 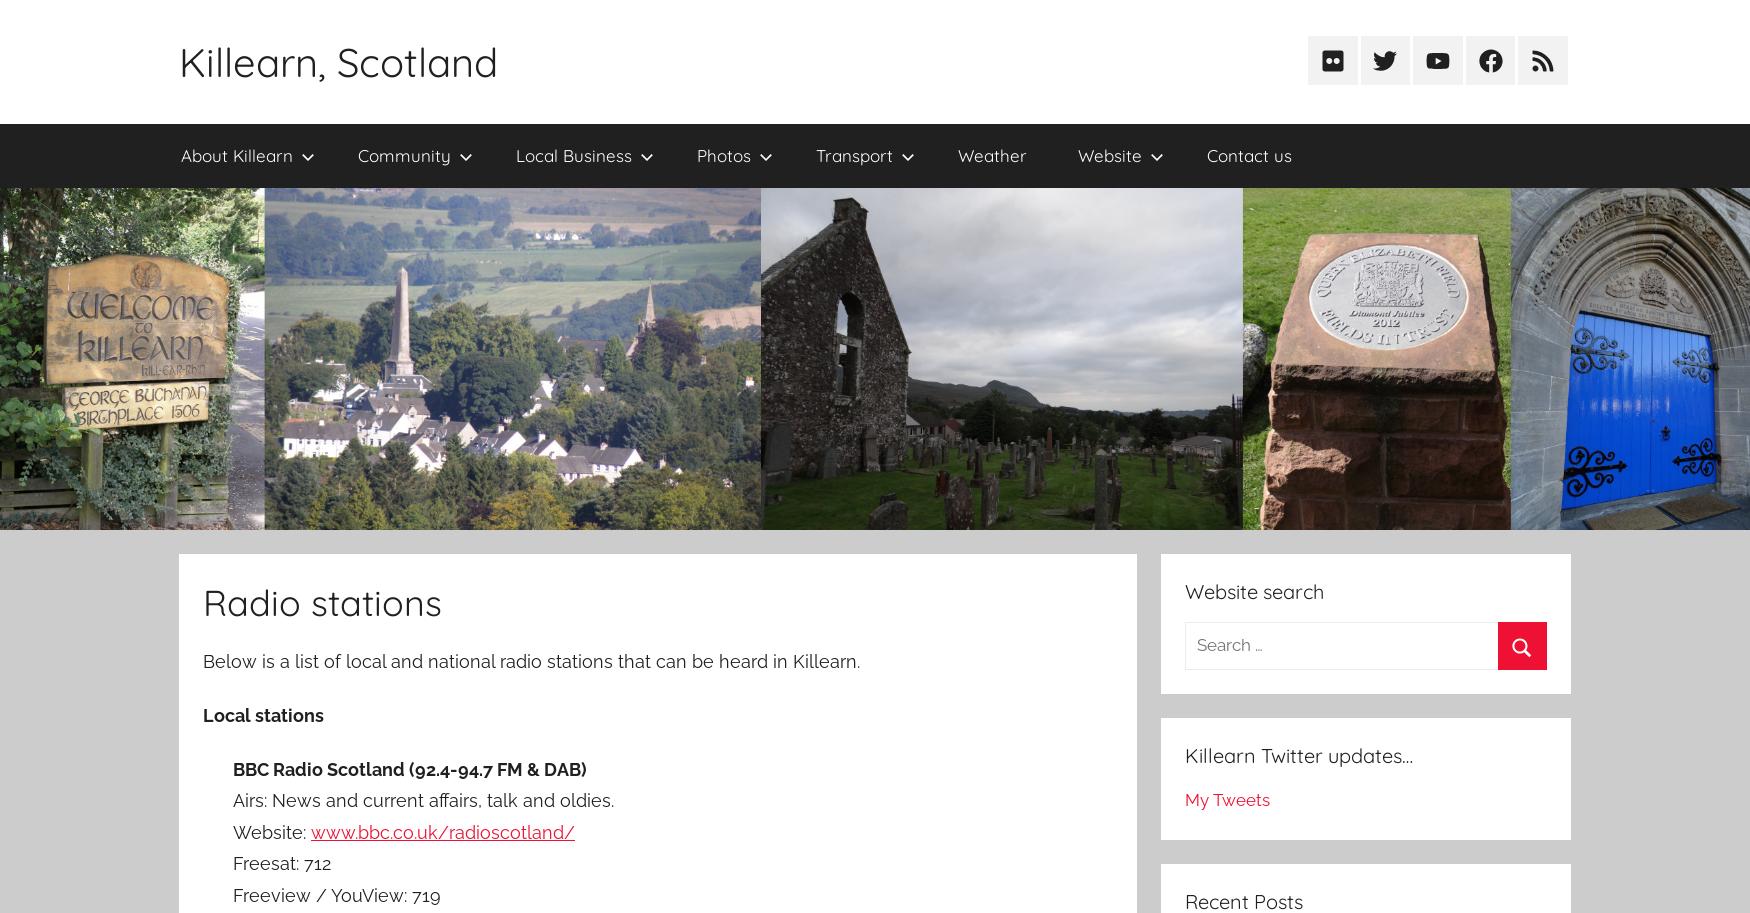 What do you see at coordinates (337, 893) in the screenshot?
I see `'Freeview / YouView: 719'` at bounding box center [337, 893].